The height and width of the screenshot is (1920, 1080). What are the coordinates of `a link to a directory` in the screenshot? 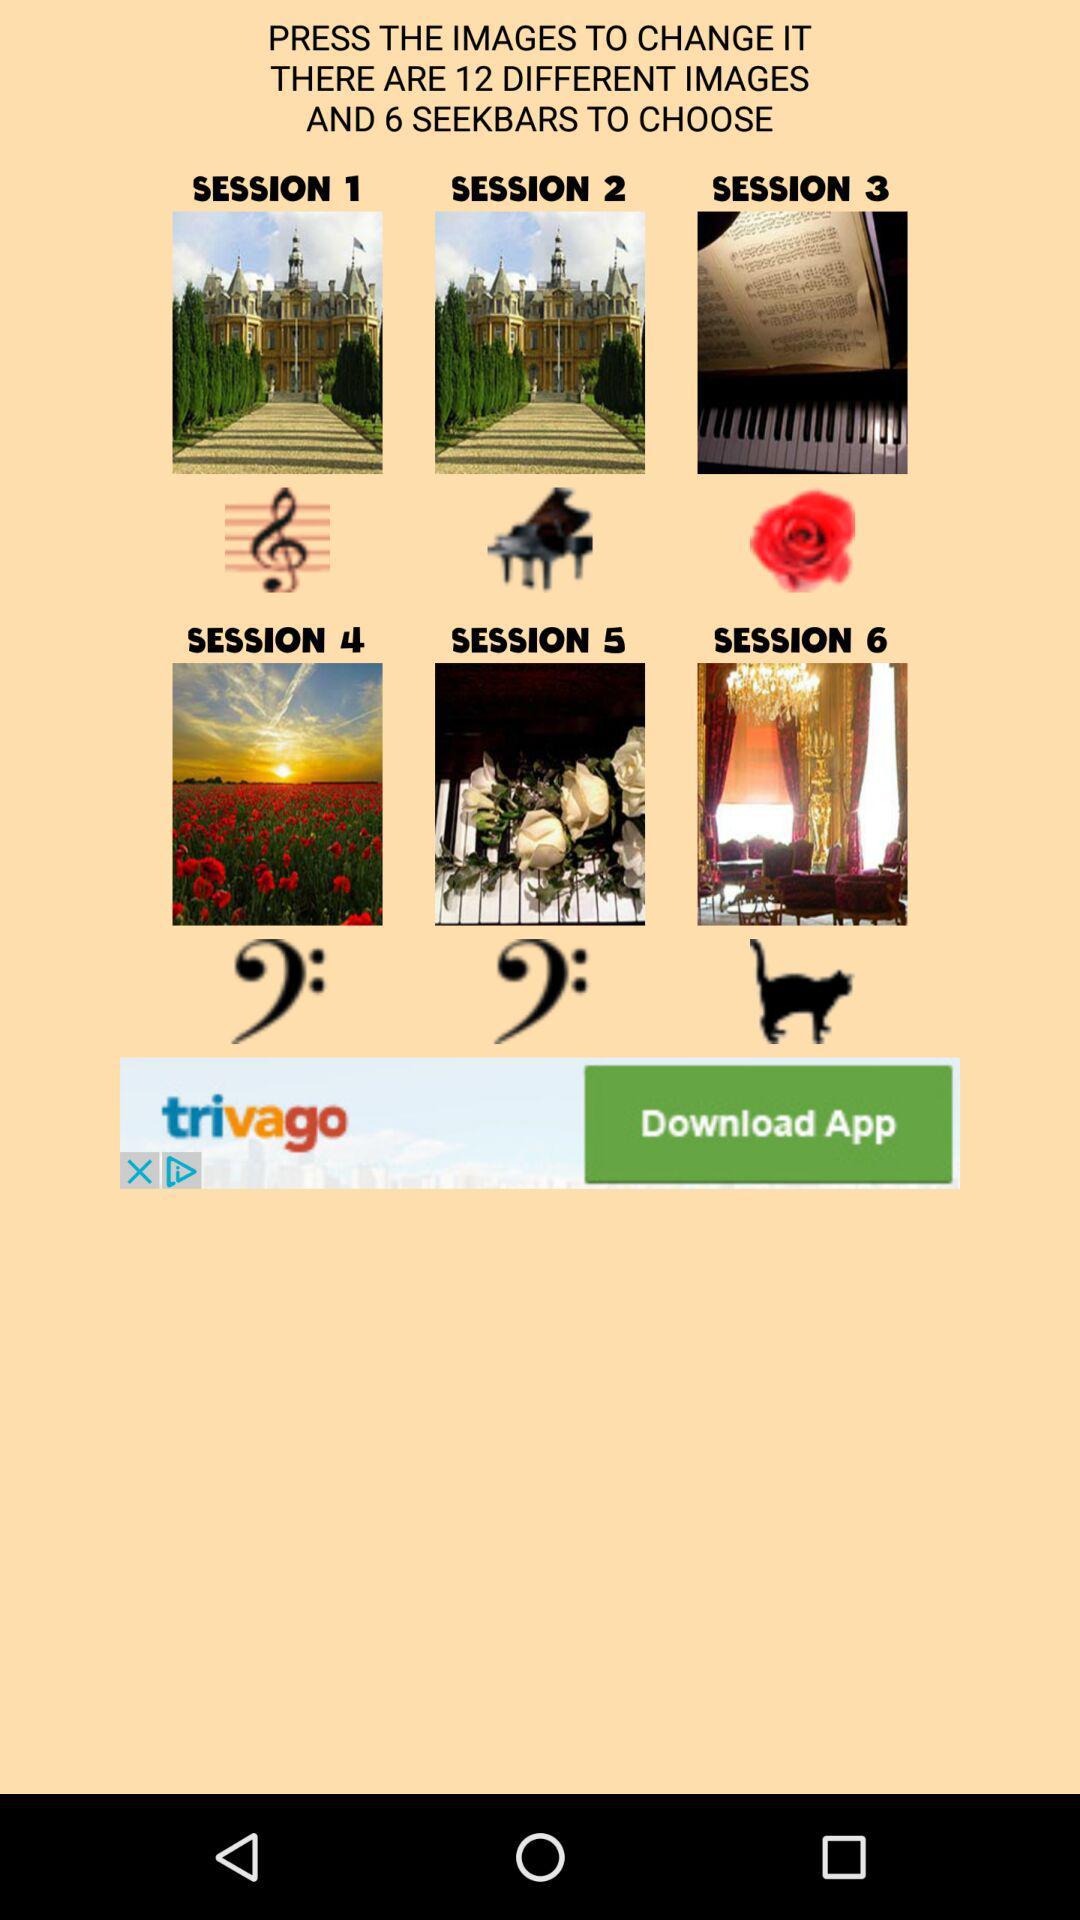 It's located at (277, 342).